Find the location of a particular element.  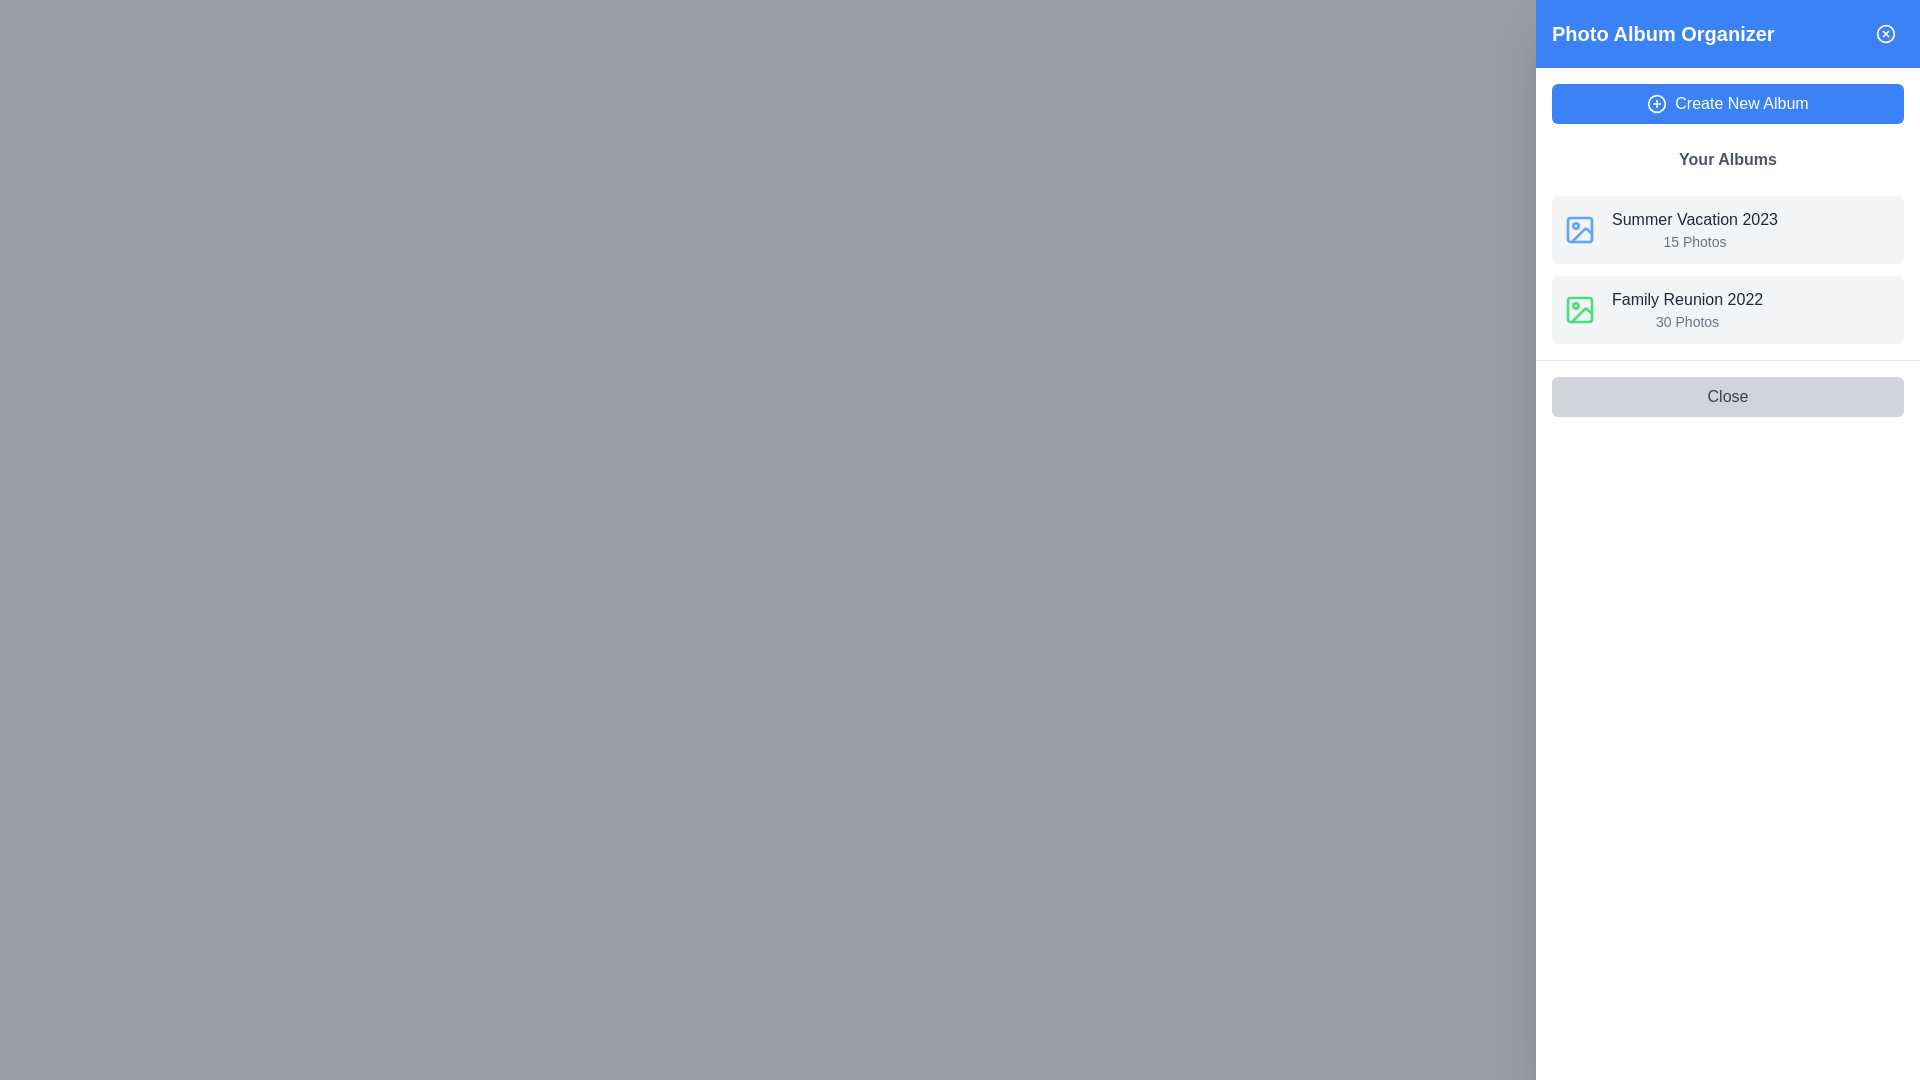

the informational text block for the album 'Family Reunion 2022' is located at coordinates (1685, 309).